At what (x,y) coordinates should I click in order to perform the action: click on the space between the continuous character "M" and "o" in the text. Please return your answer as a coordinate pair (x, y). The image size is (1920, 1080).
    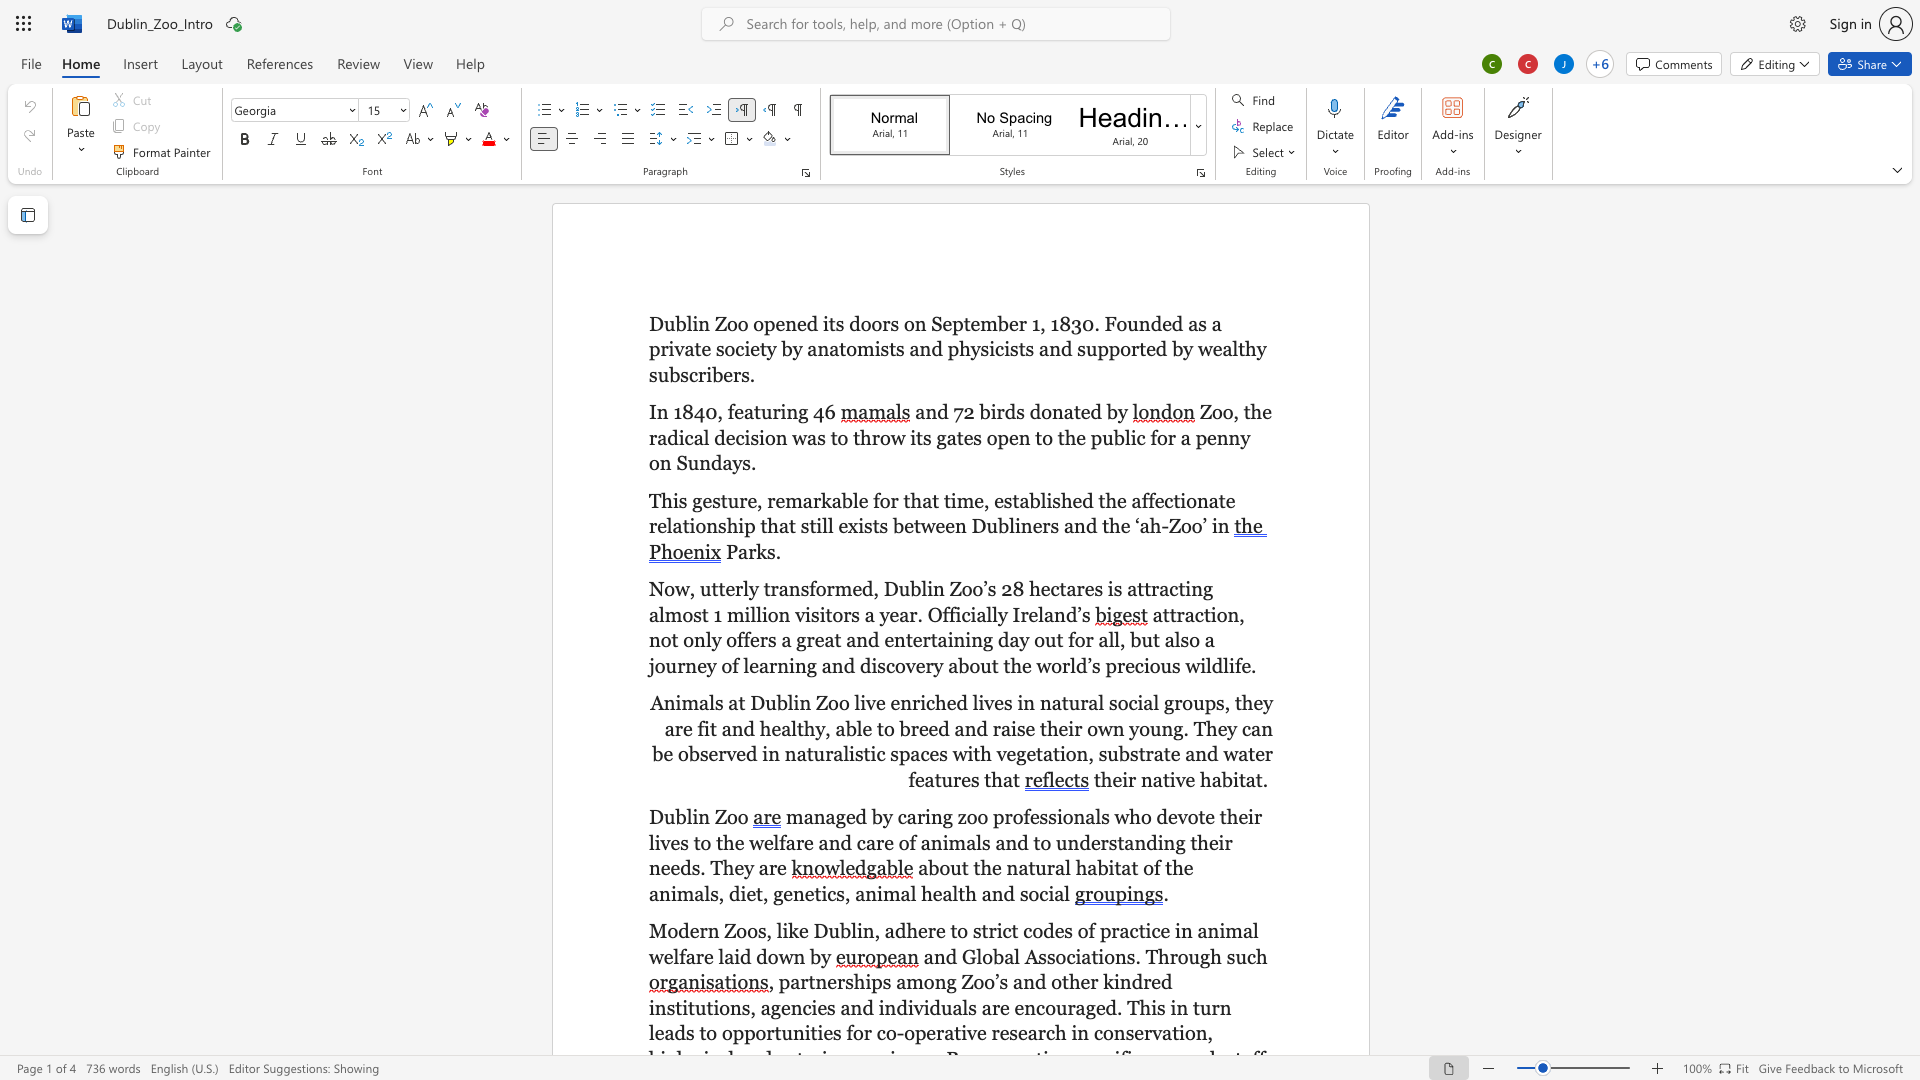
    Looking at the image, I should click on (665, 931).